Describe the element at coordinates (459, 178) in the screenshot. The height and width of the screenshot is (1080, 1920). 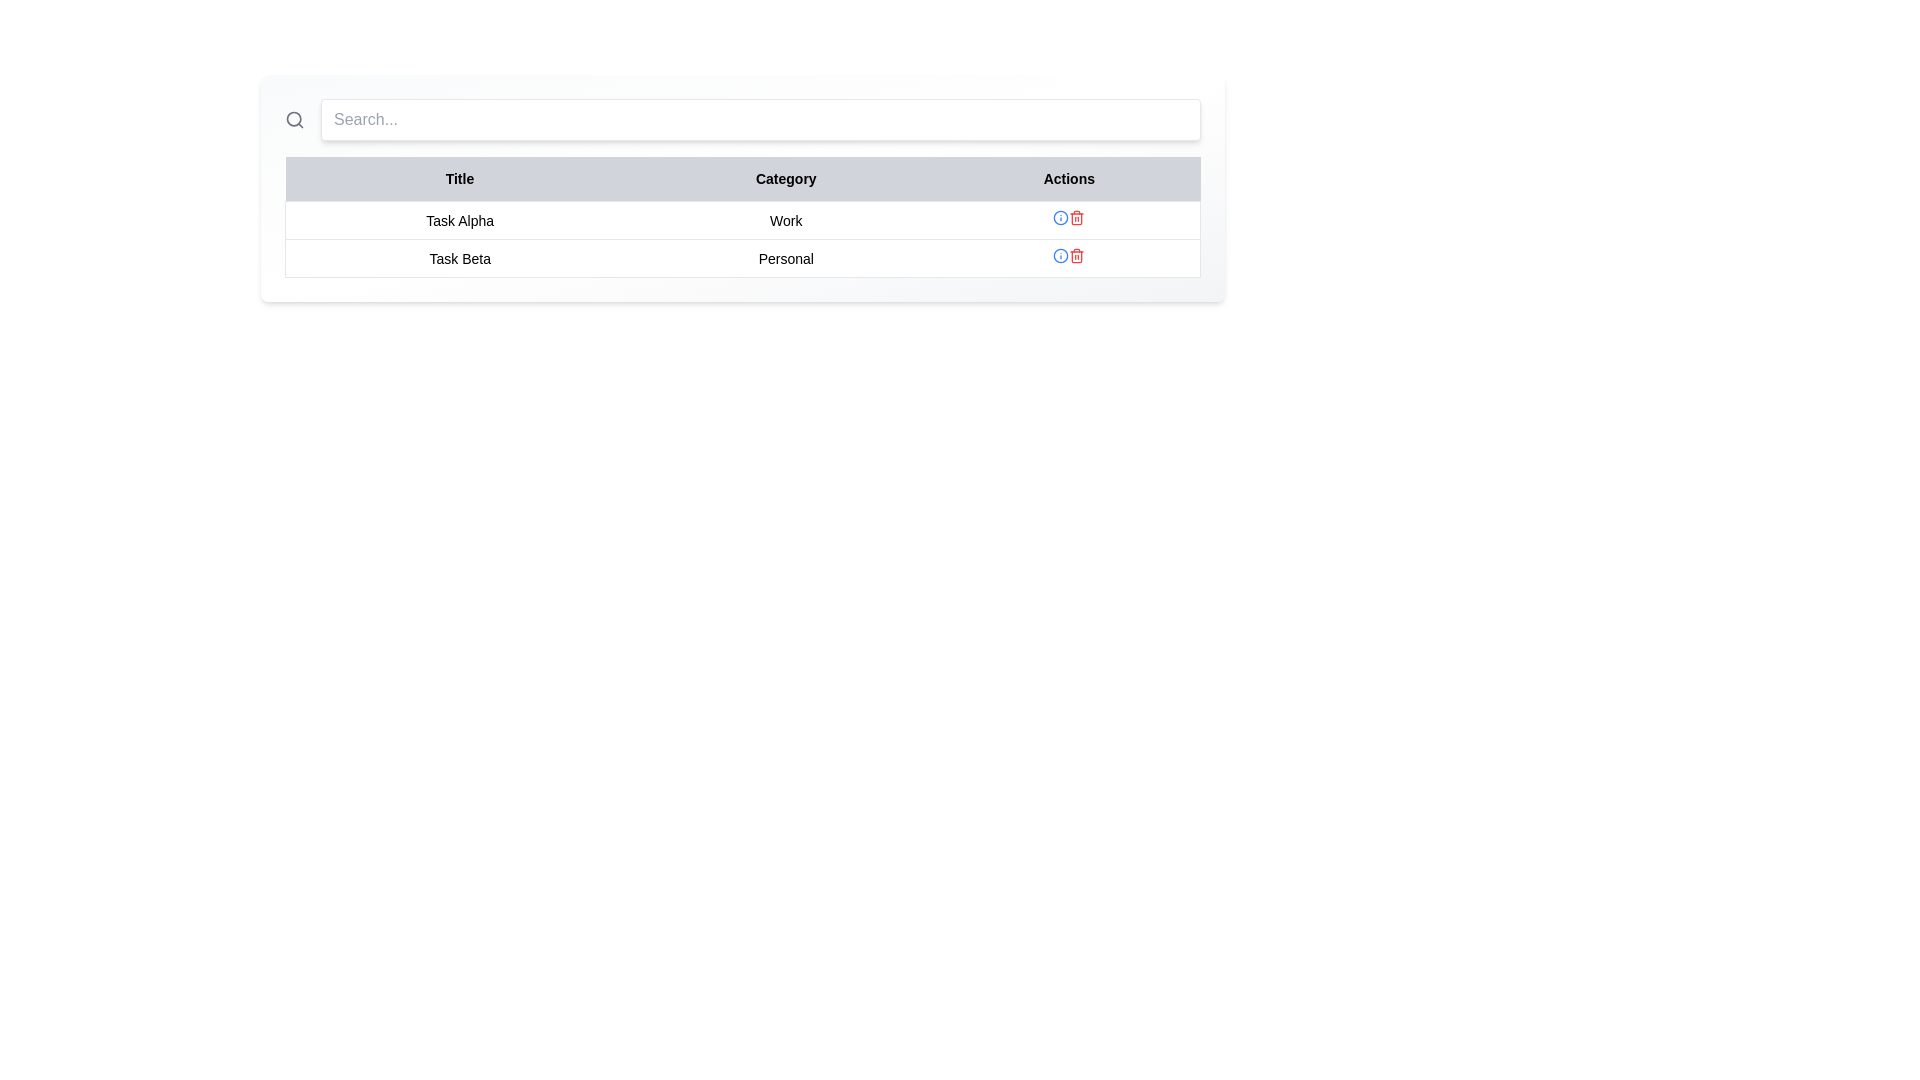
I see `text of the header label identified as 'Title', which is the first header section in the table layout` at that location.